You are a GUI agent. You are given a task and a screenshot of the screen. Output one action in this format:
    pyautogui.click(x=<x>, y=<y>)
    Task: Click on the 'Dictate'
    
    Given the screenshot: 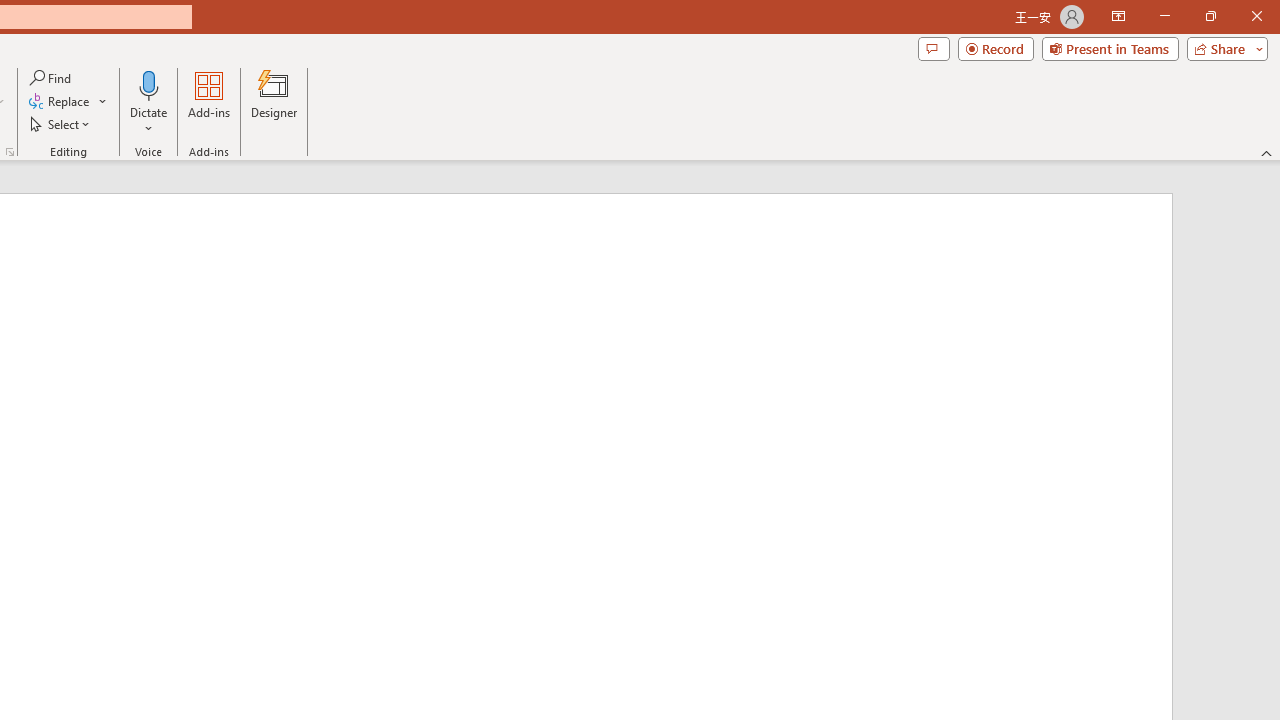 What is the action you would take?
    pyautogui.click(x=148, y=84)
    